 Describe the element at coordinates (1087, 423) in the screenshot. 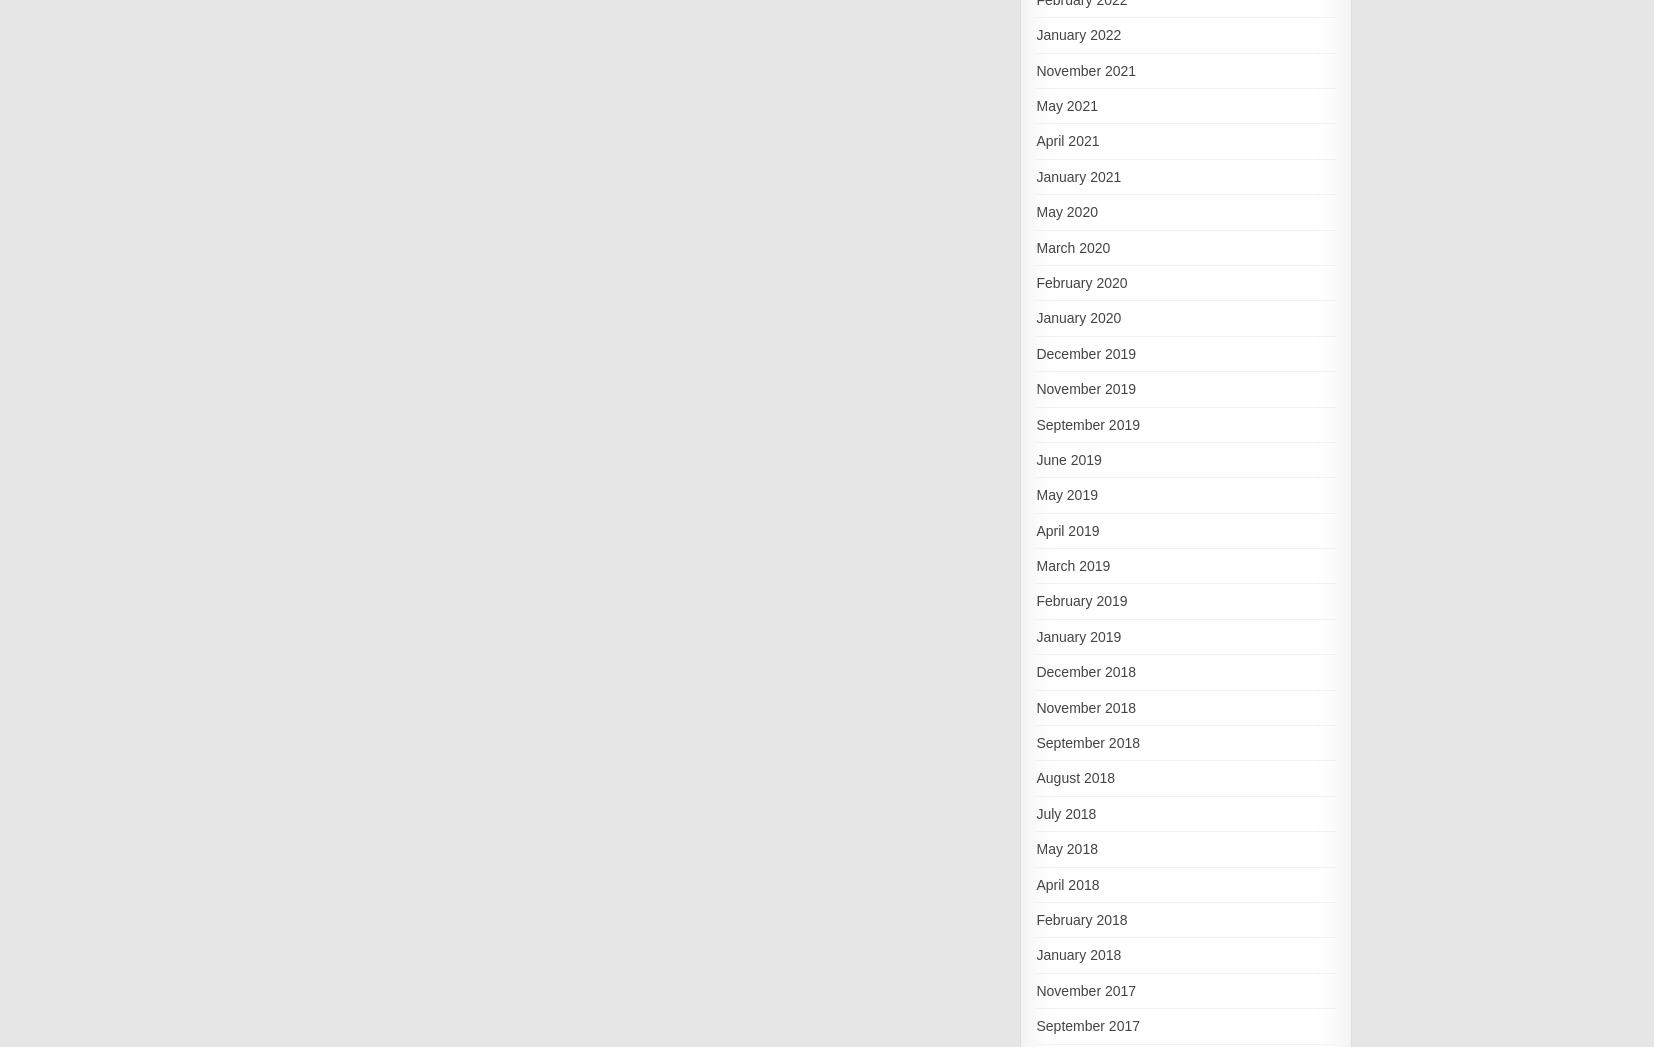

I see `'September 2019'` at that location.